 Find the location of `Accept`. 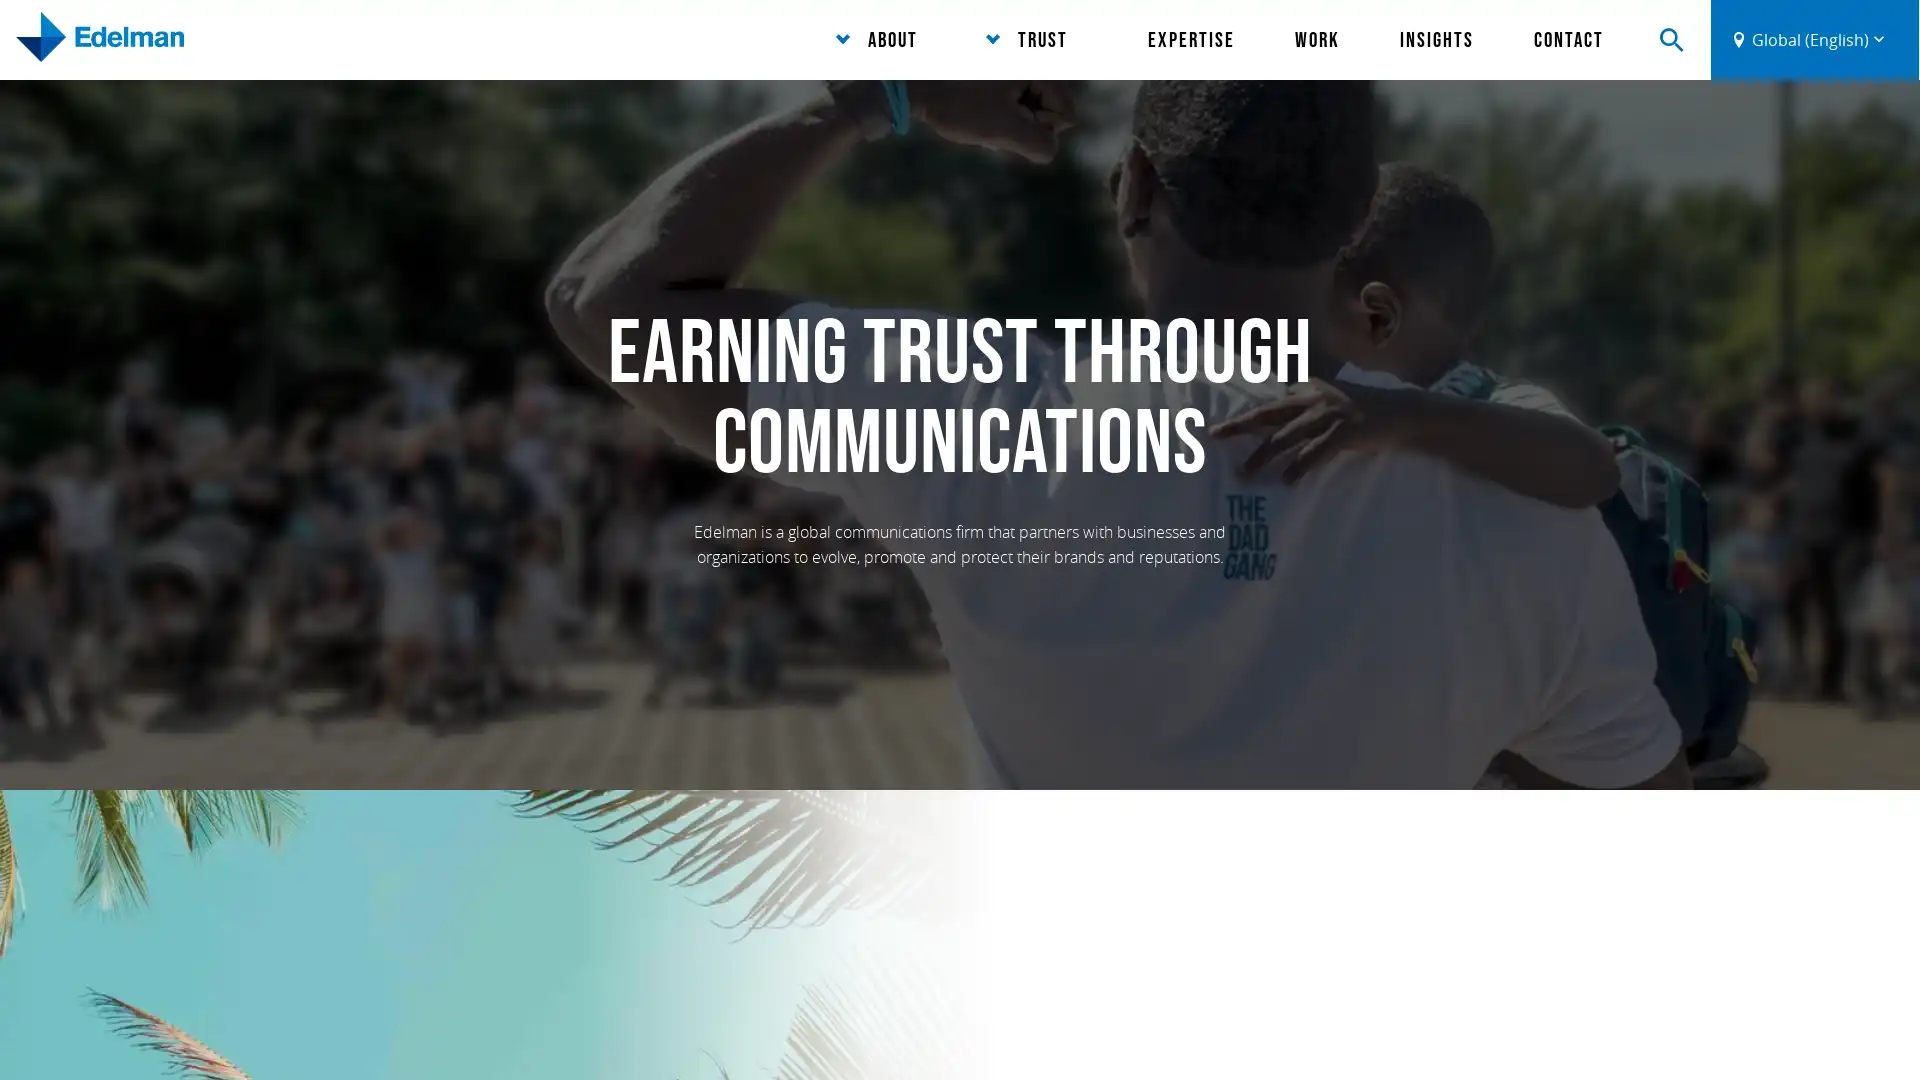

Accept is located at coordinates (1232, 1033).